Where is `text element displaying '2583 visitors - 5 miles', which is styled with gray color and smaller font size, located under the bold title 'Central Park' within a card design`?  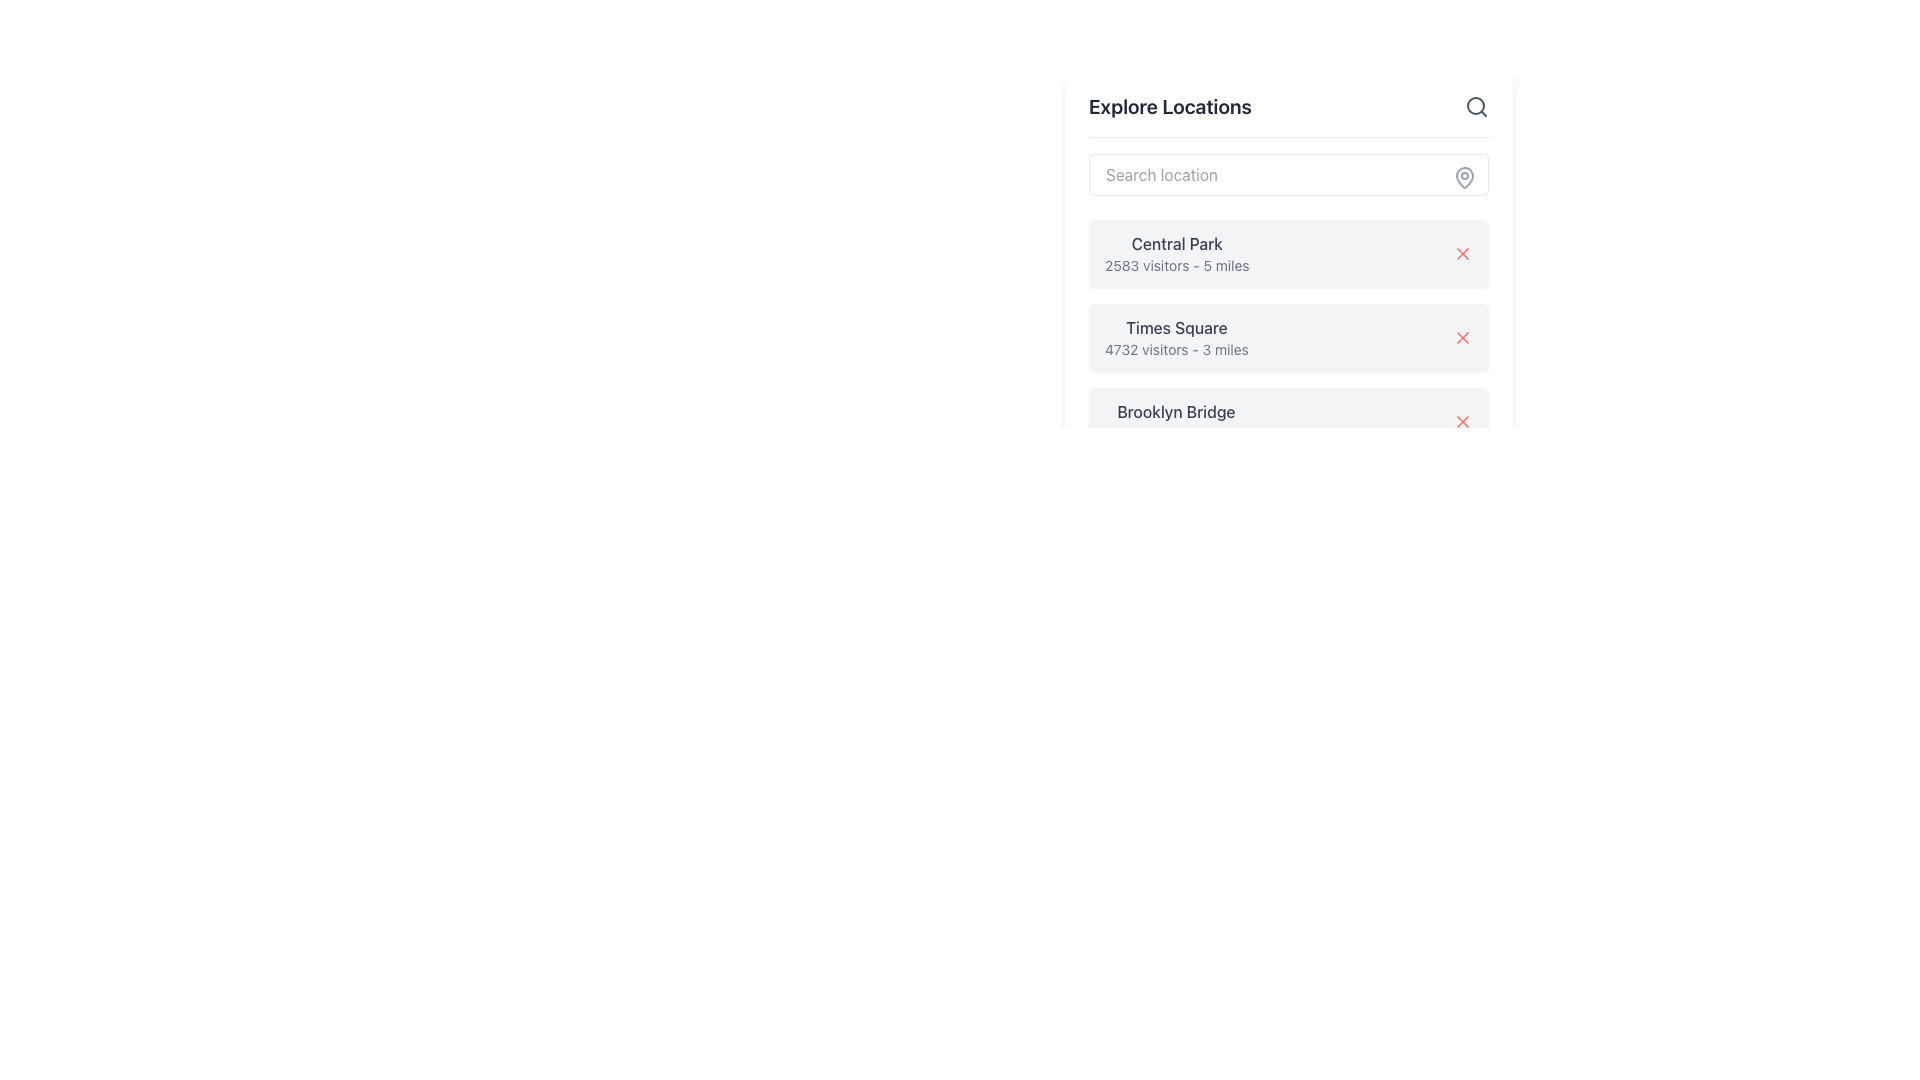 text element displaying '2583 visitors - 5 miles', which is styled with gray color and smaller font size, located under the bold title 'Central Park' within a card design is located at coordinates (1177, 265).